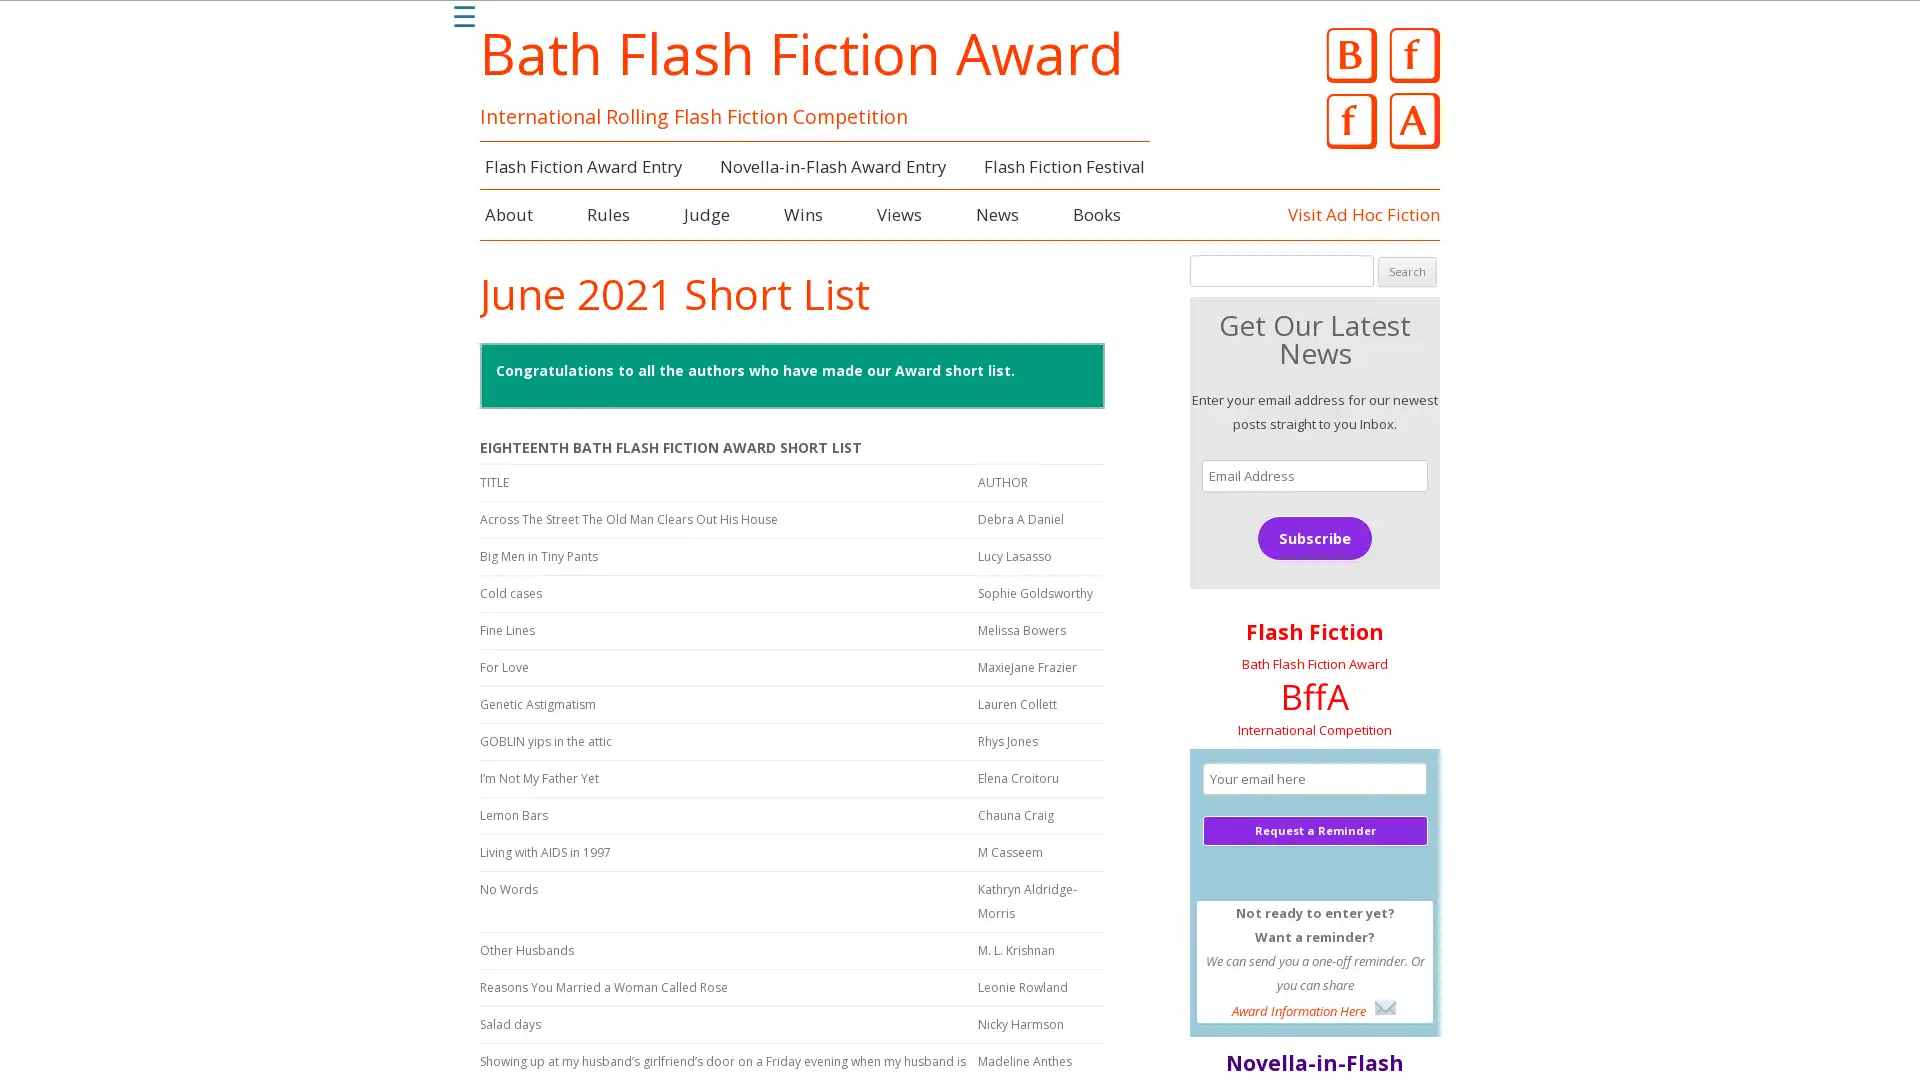 This screenshot has height=1080, width=1920. I want to click on Search, so click(1406, 270).